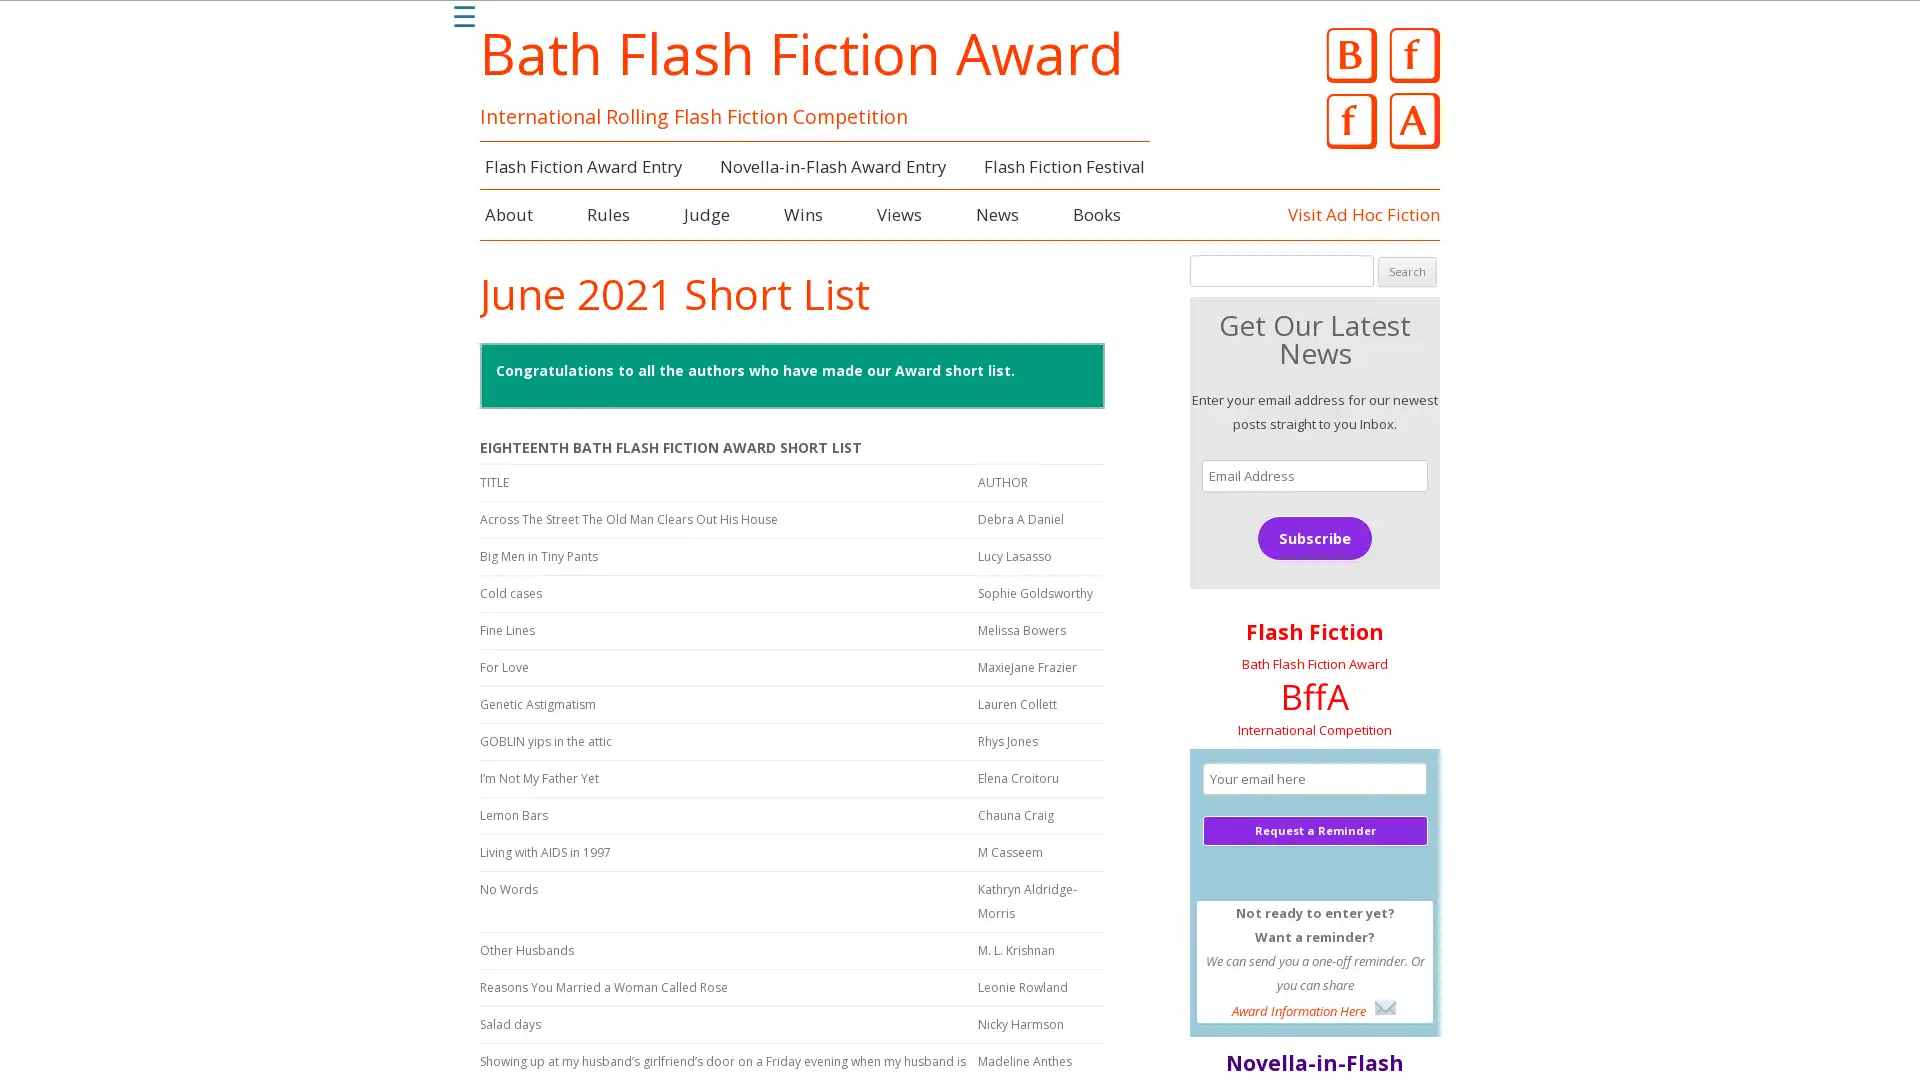 This screenshot has height=1080, width=1920. I want to click on Search, so click(1406, 270).